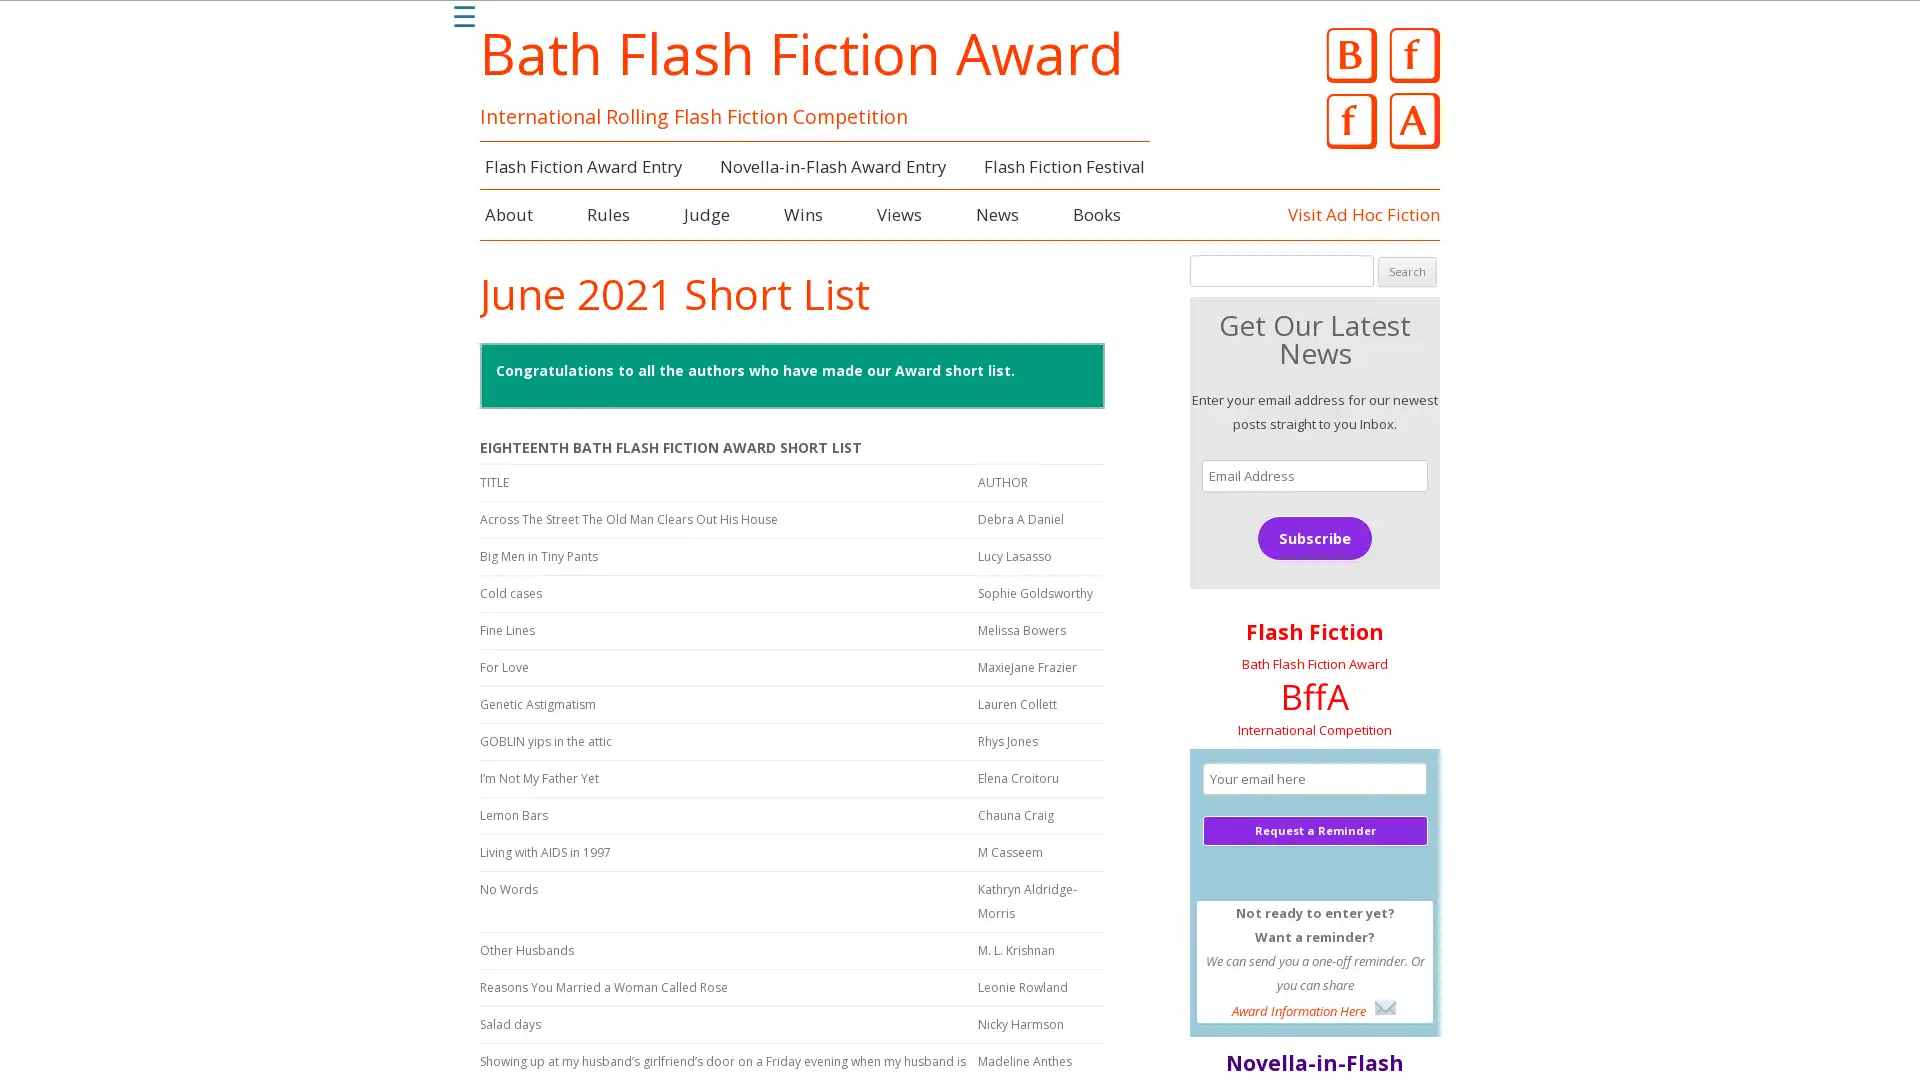 This screenshot has height=1080, width=1920. I want to click on Search, so click(1406, 270).